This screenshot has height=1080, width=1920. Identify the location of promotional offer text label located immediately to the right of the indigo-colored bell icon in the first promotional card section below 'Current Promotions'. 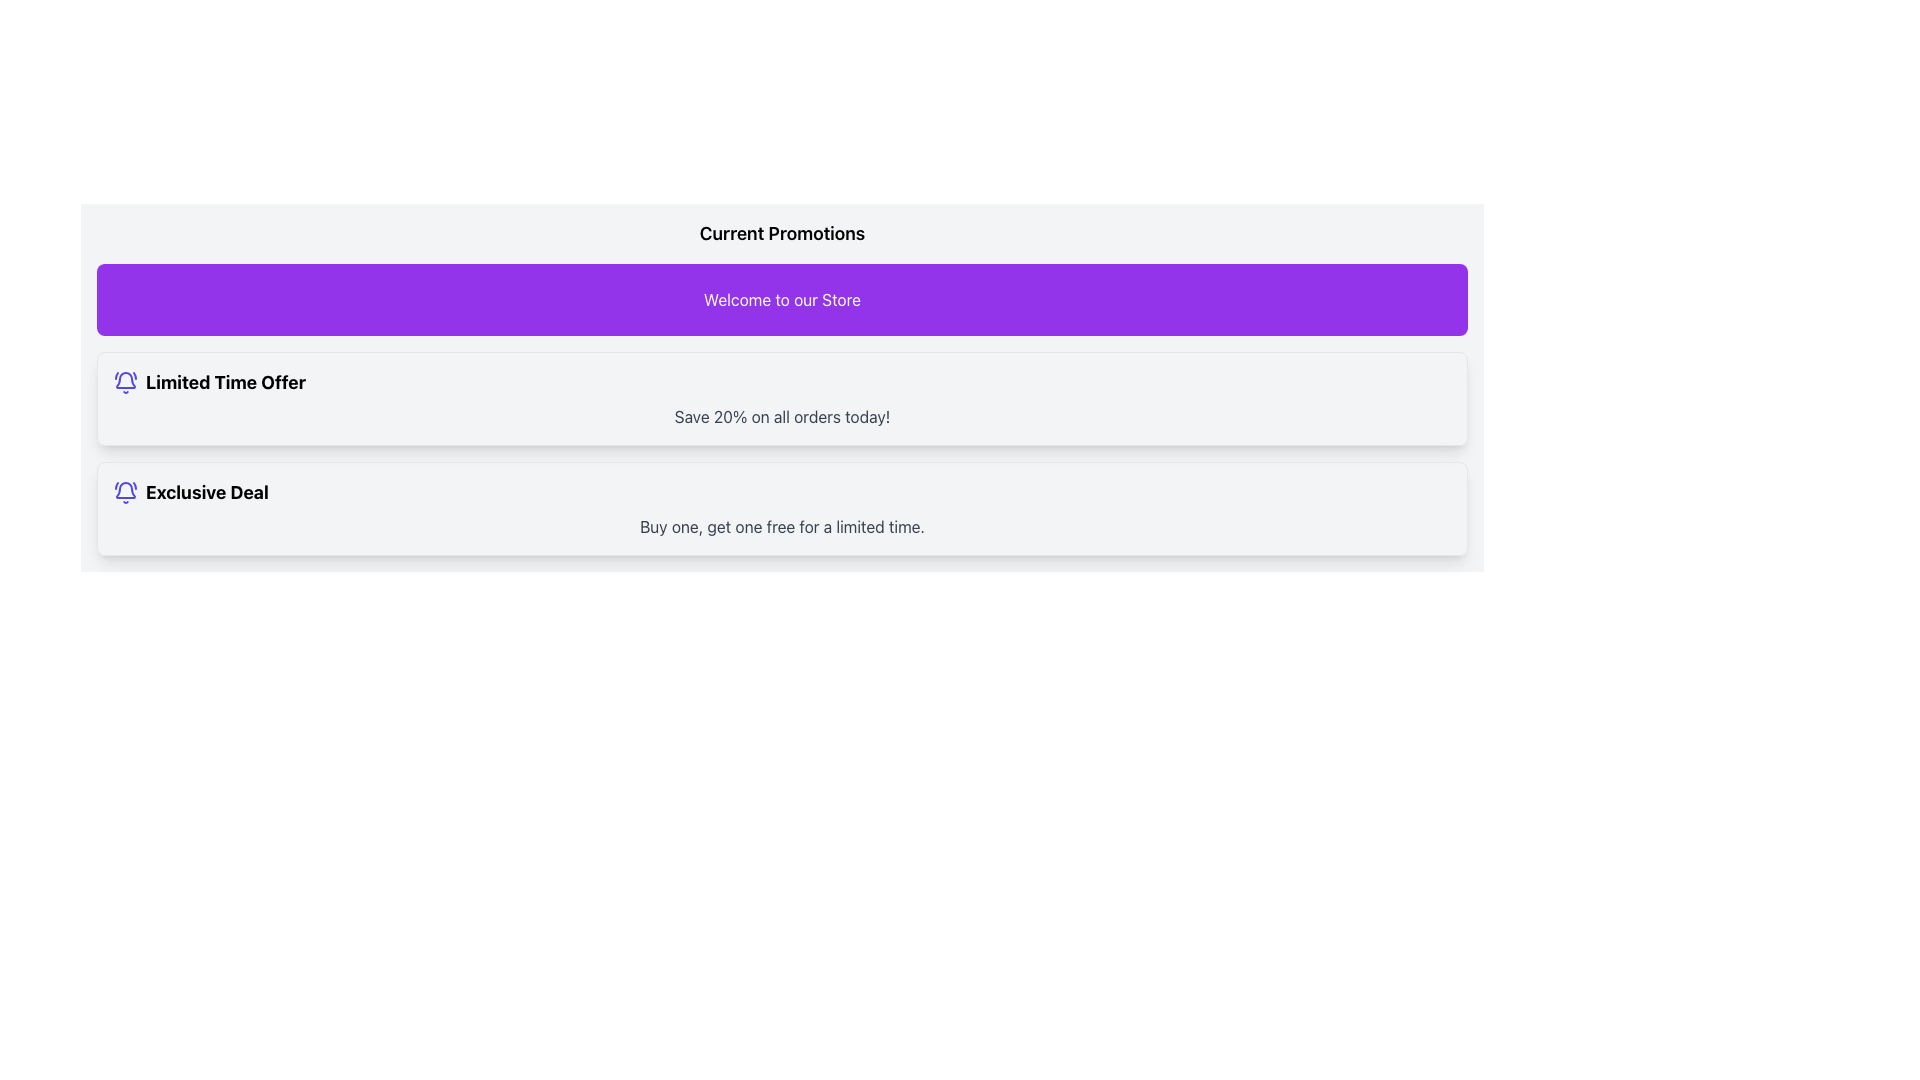
(225, 382).